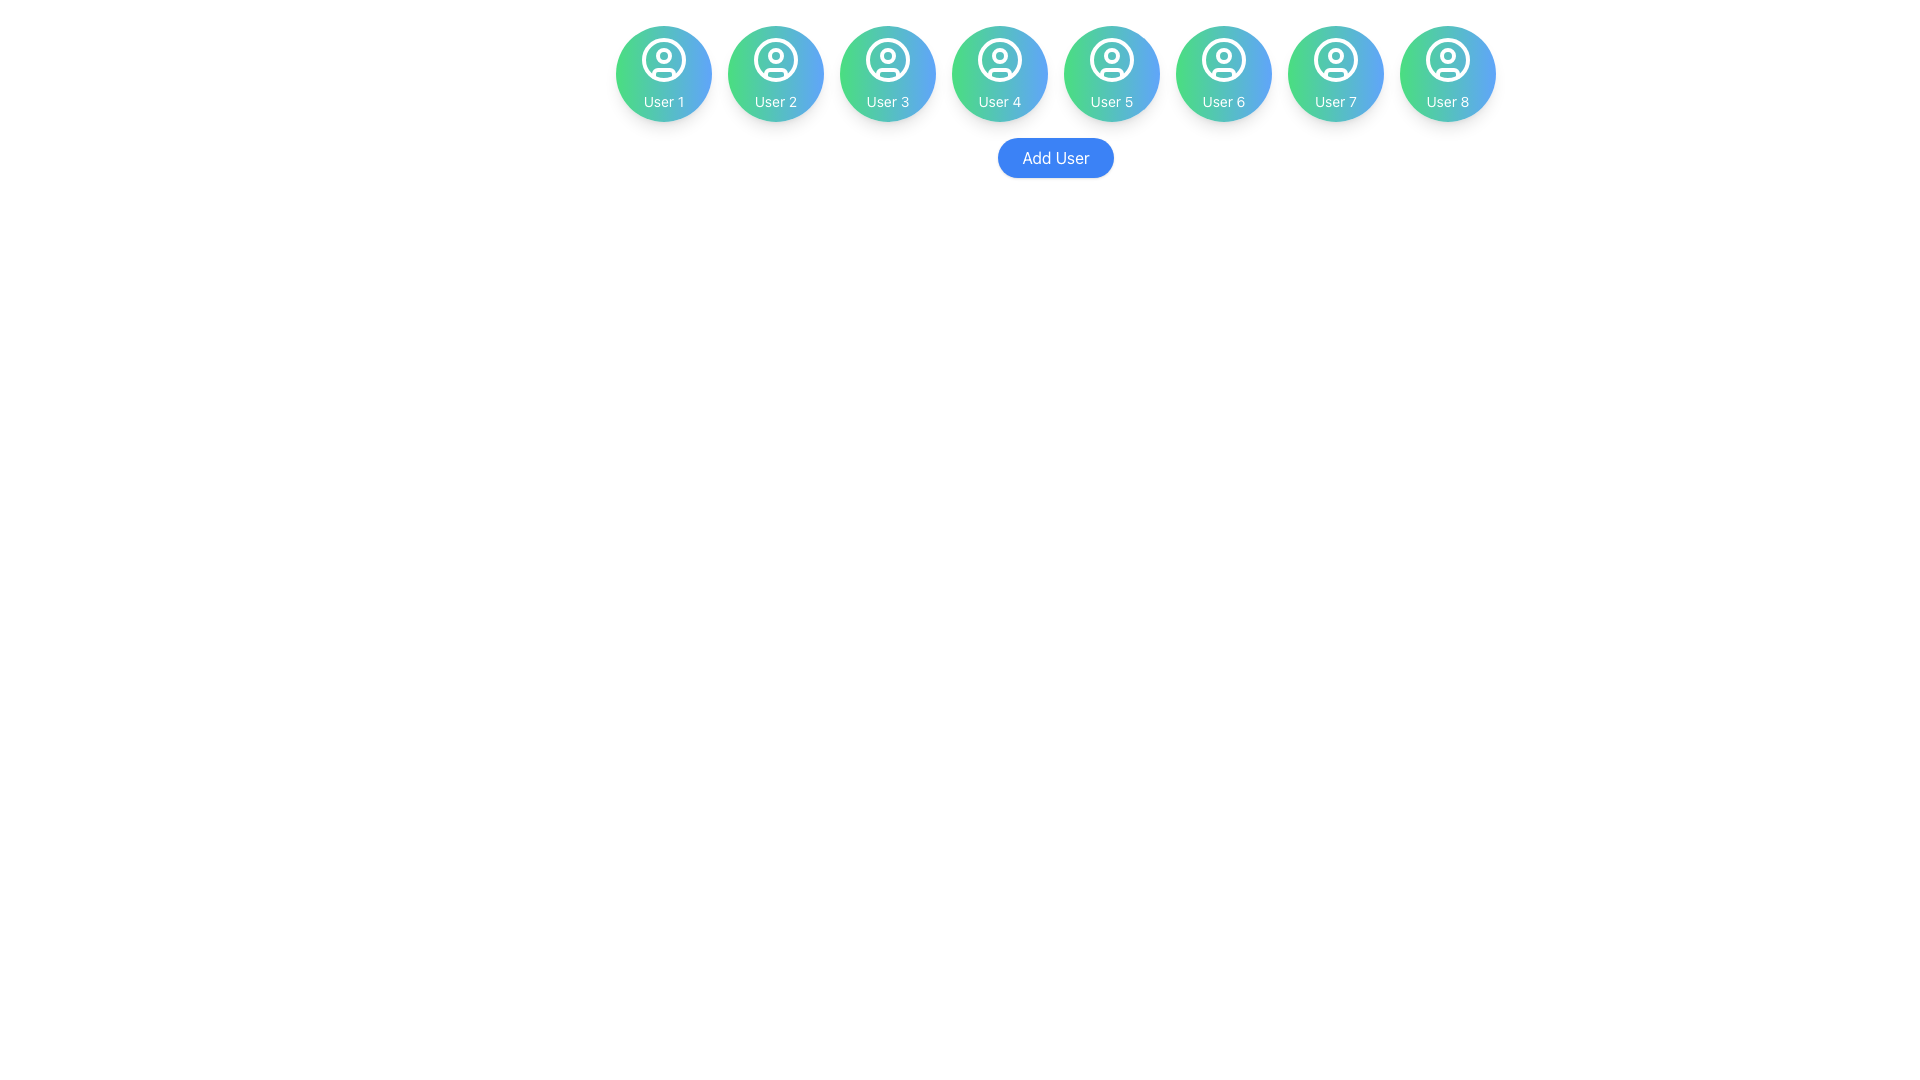 The width and height of the screenshot is (1920, 1080). Describe the element at coordinates (1111, 59) in the screenshot. I see `the circular user icon outlined in white, located within the 'User 5' element` at that location.